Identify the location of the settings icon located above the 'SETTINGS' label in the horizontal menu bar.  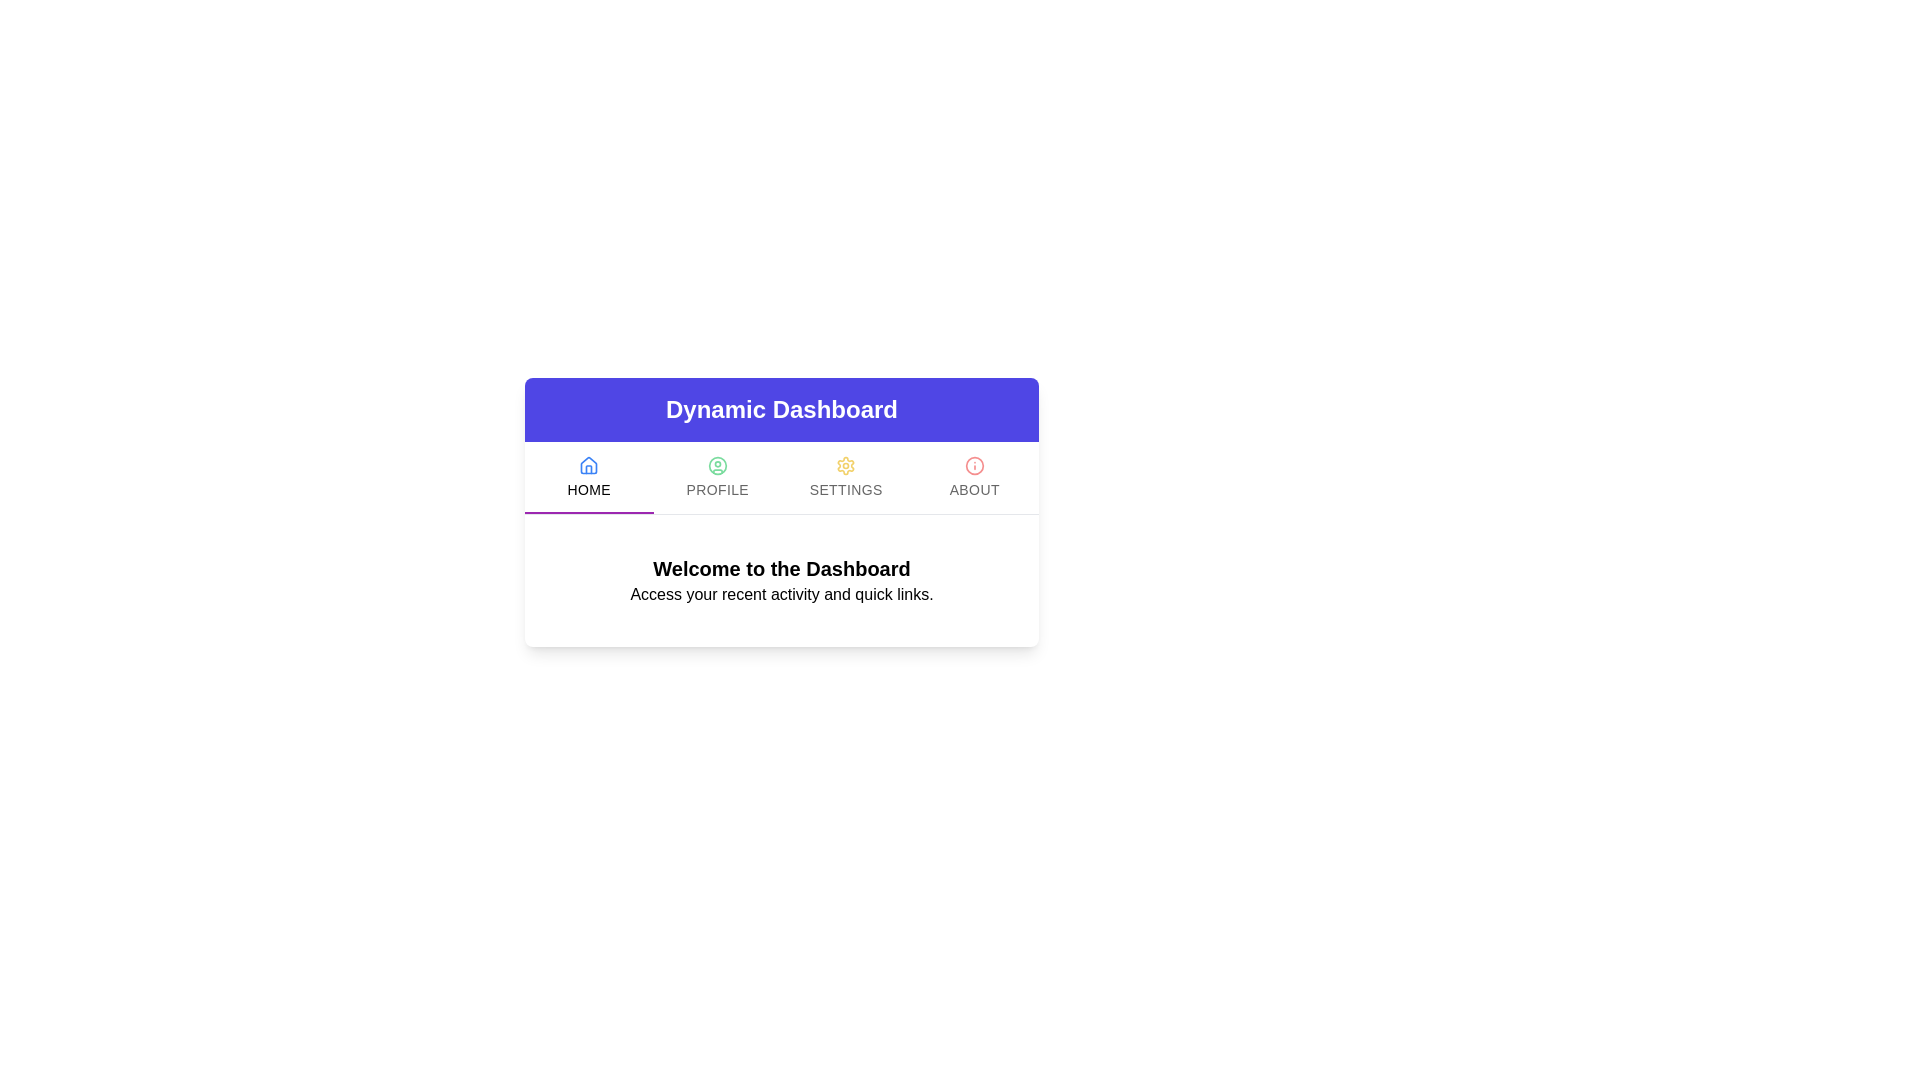
(846, 466).